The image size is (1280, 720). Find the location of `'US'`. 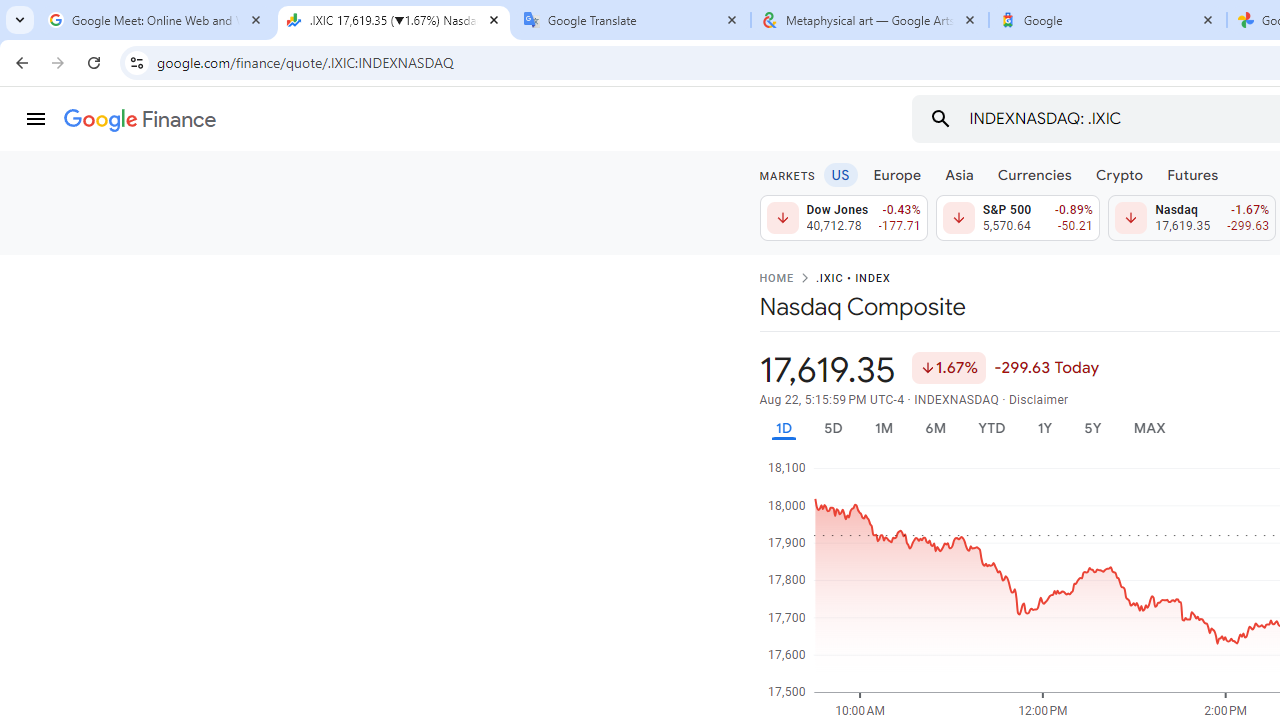

'US' is located at coordinates (840, 173).